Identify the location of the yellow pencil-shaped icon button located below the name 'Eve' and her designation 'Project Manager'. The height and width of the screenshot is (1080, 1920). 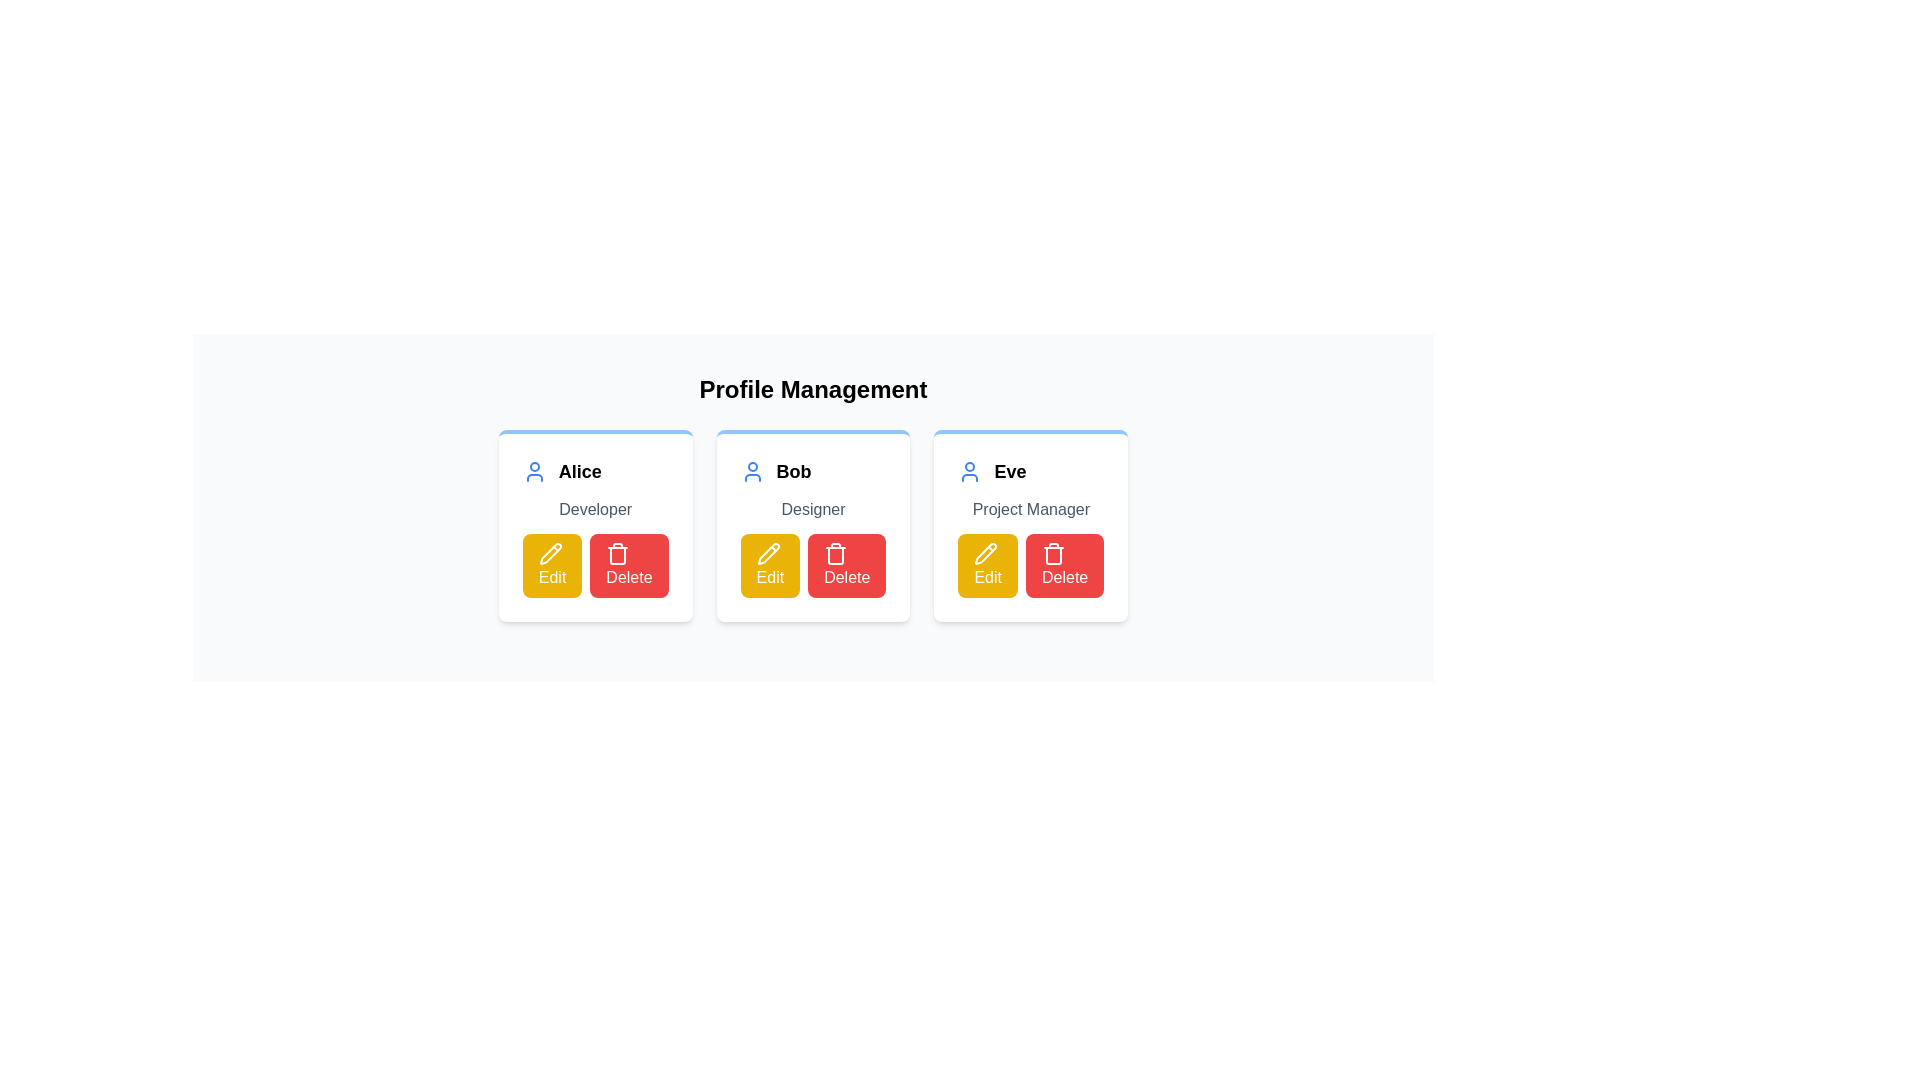
(986, 554).